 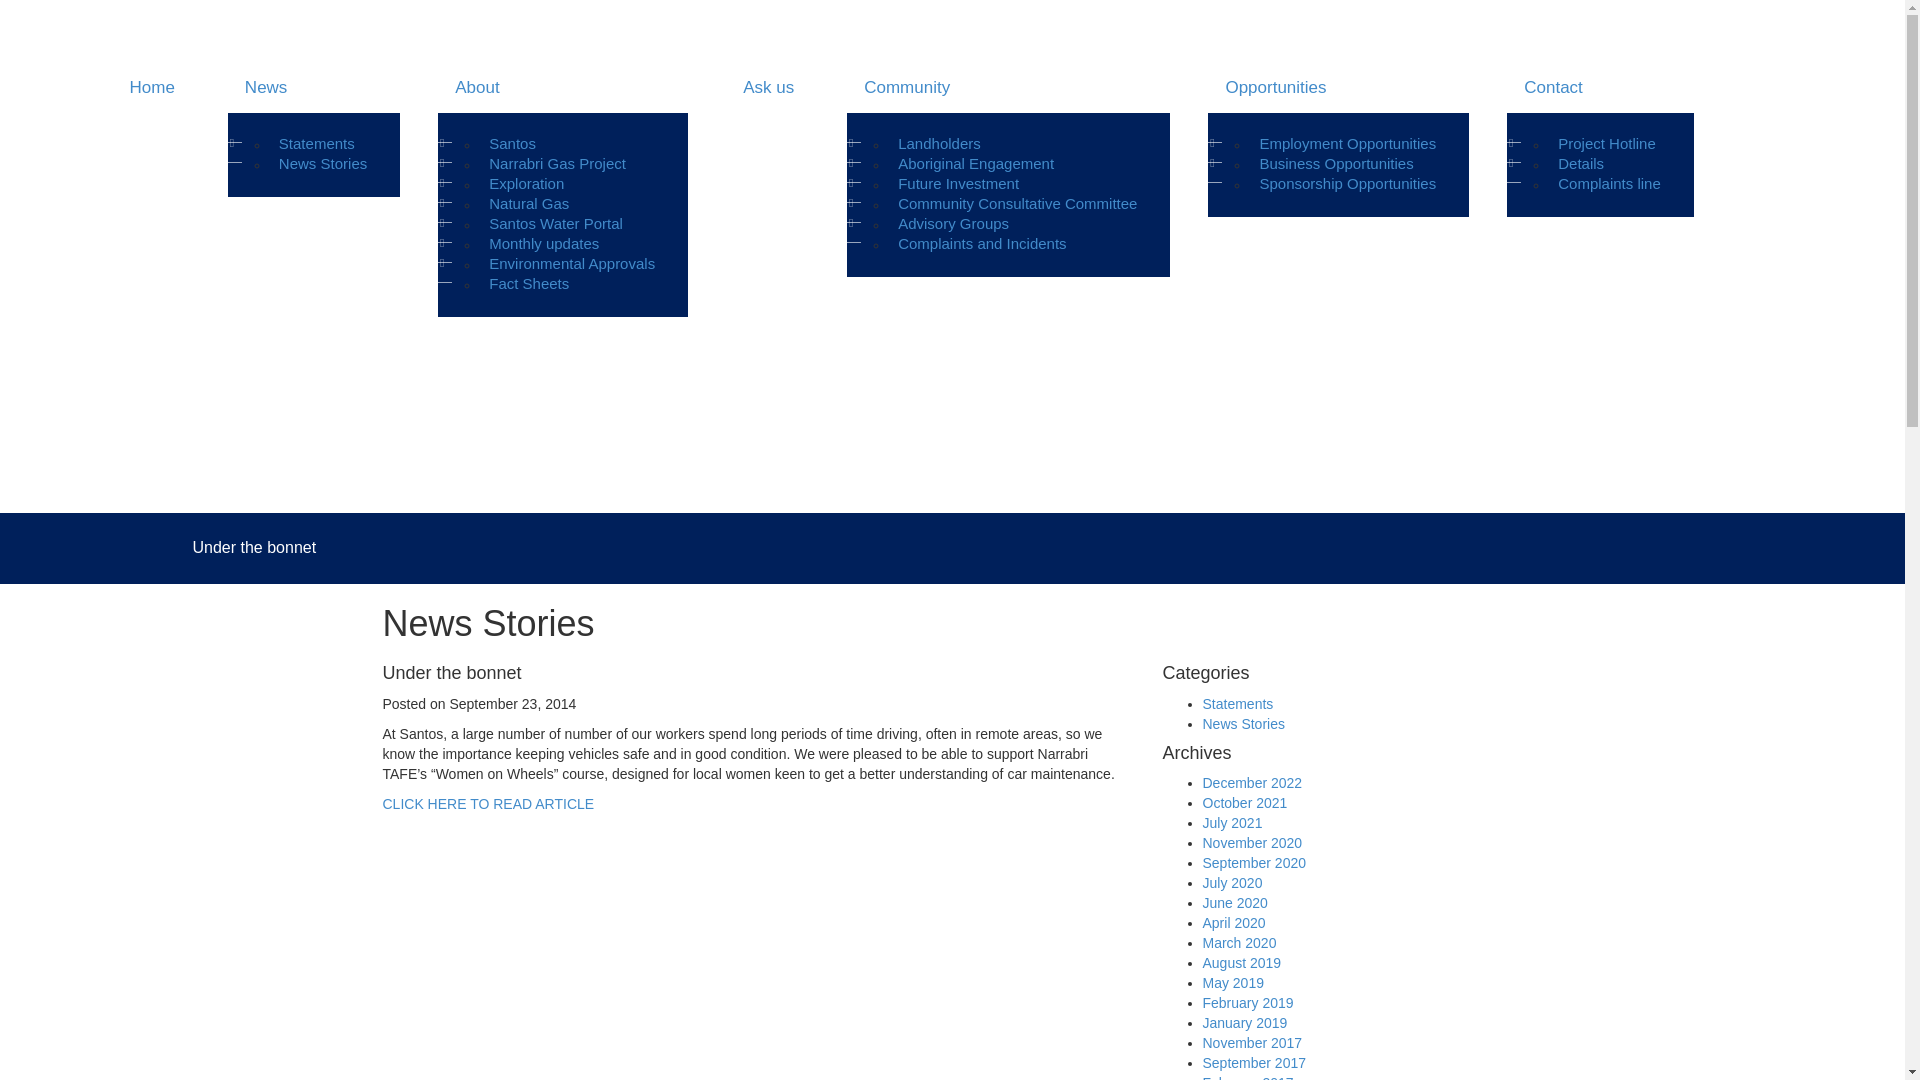 I want to click on 'Environmental Approvals', so click(x=570, y=262).